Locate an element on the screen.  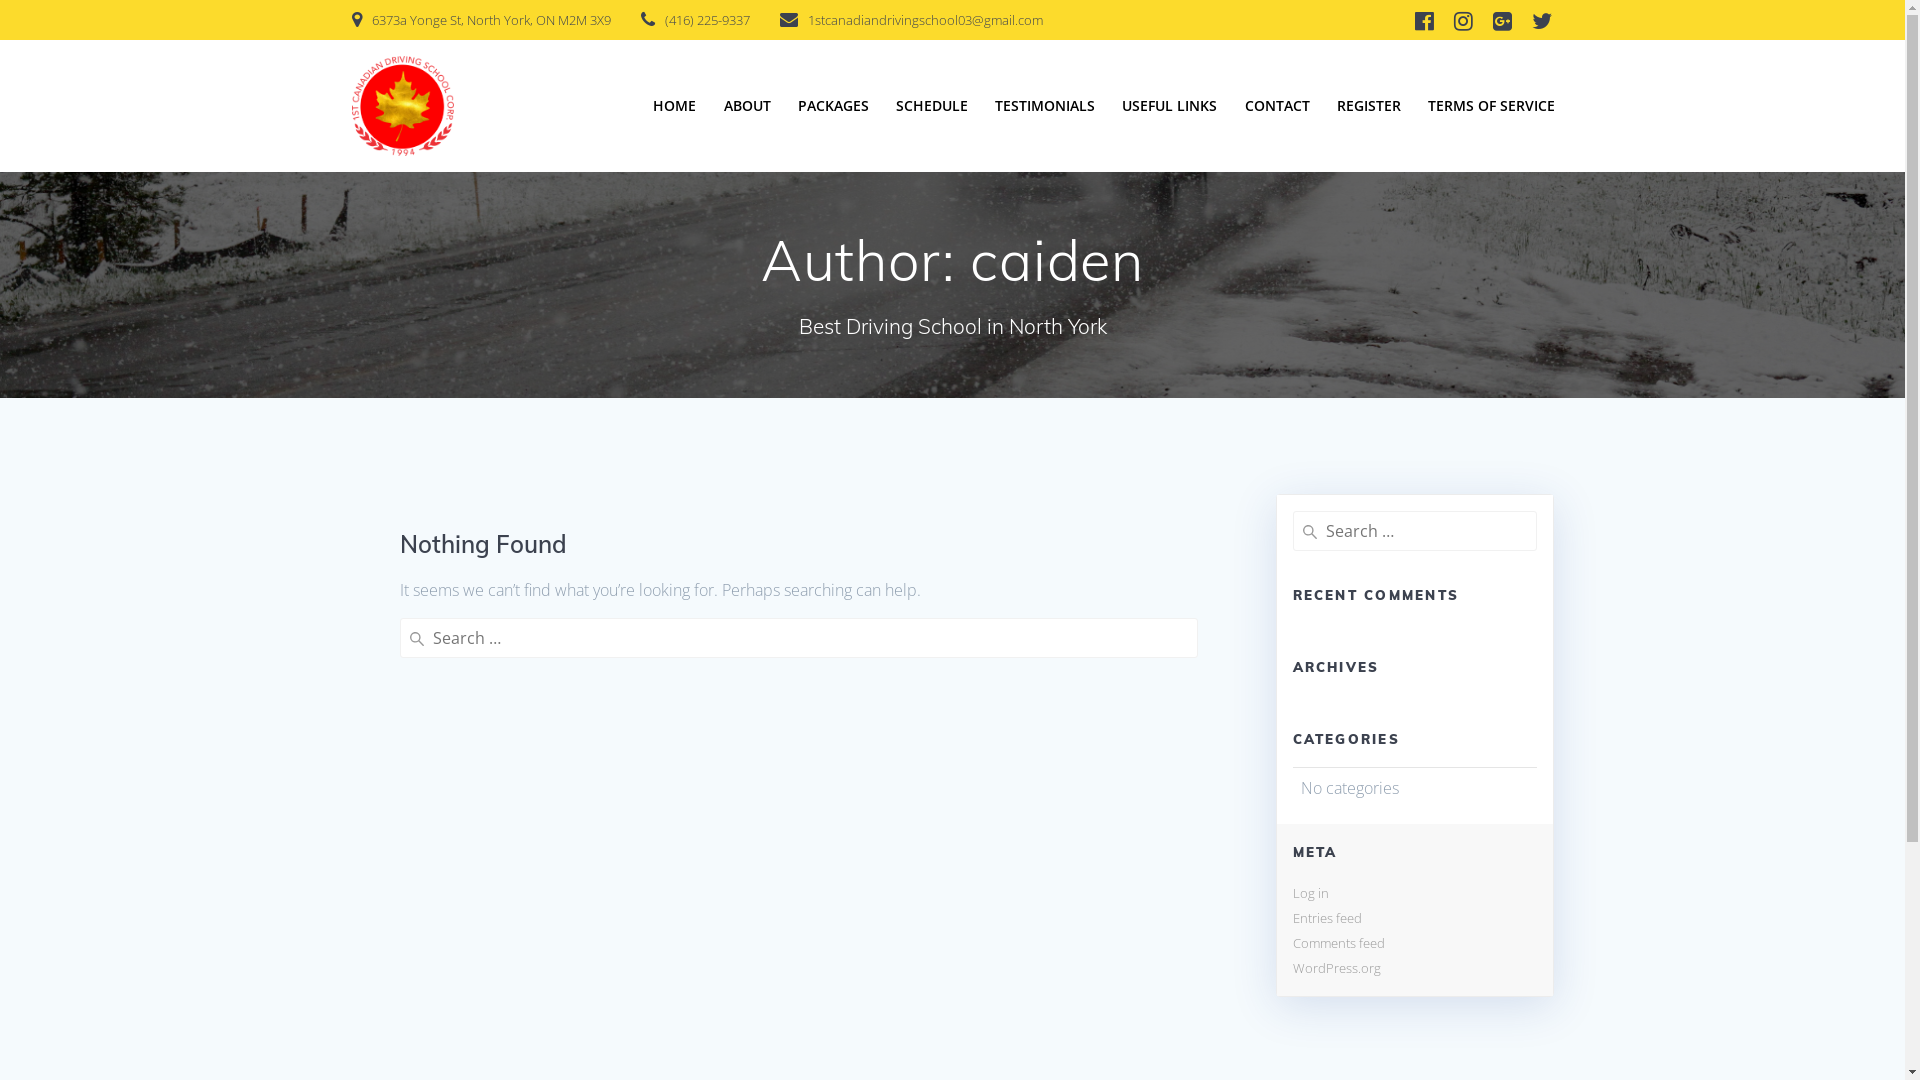
'Log in' is located at coordinates (1310, 892).